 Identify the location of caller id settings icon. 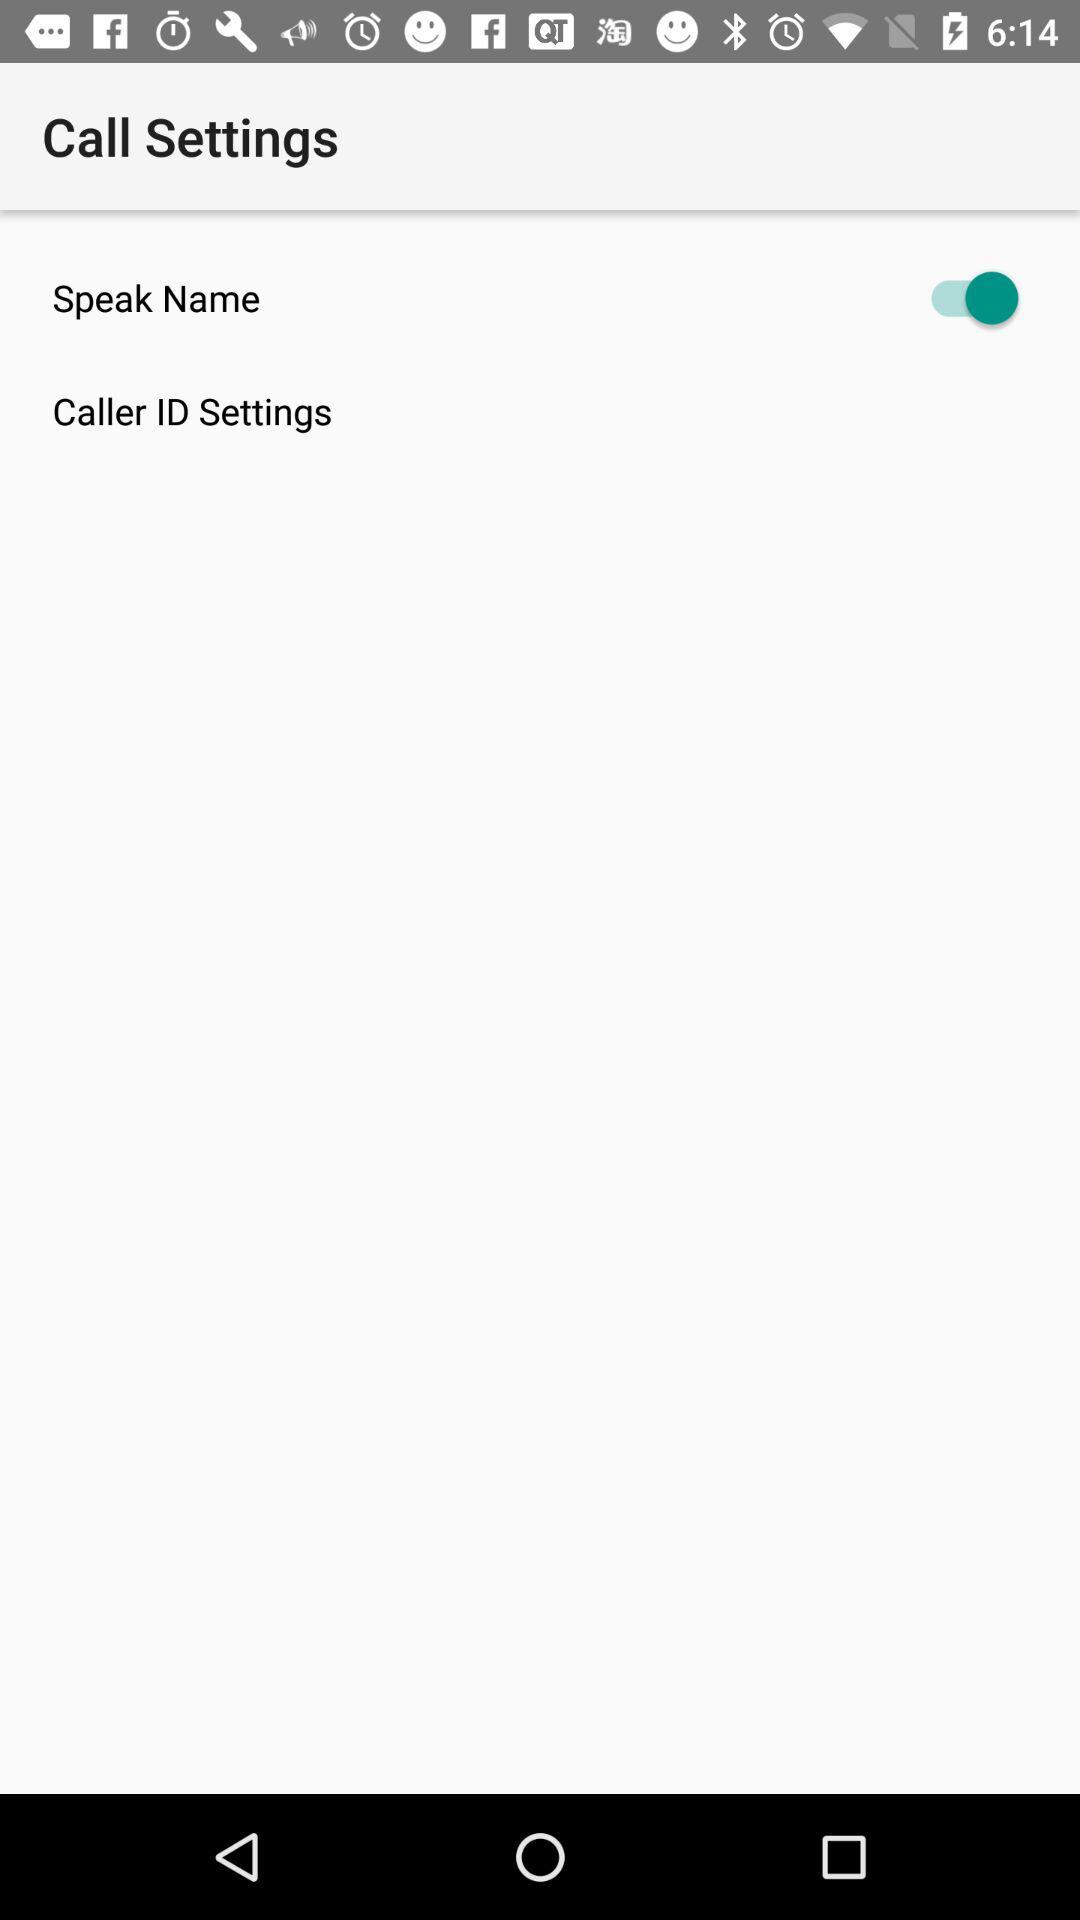
(566, 410).